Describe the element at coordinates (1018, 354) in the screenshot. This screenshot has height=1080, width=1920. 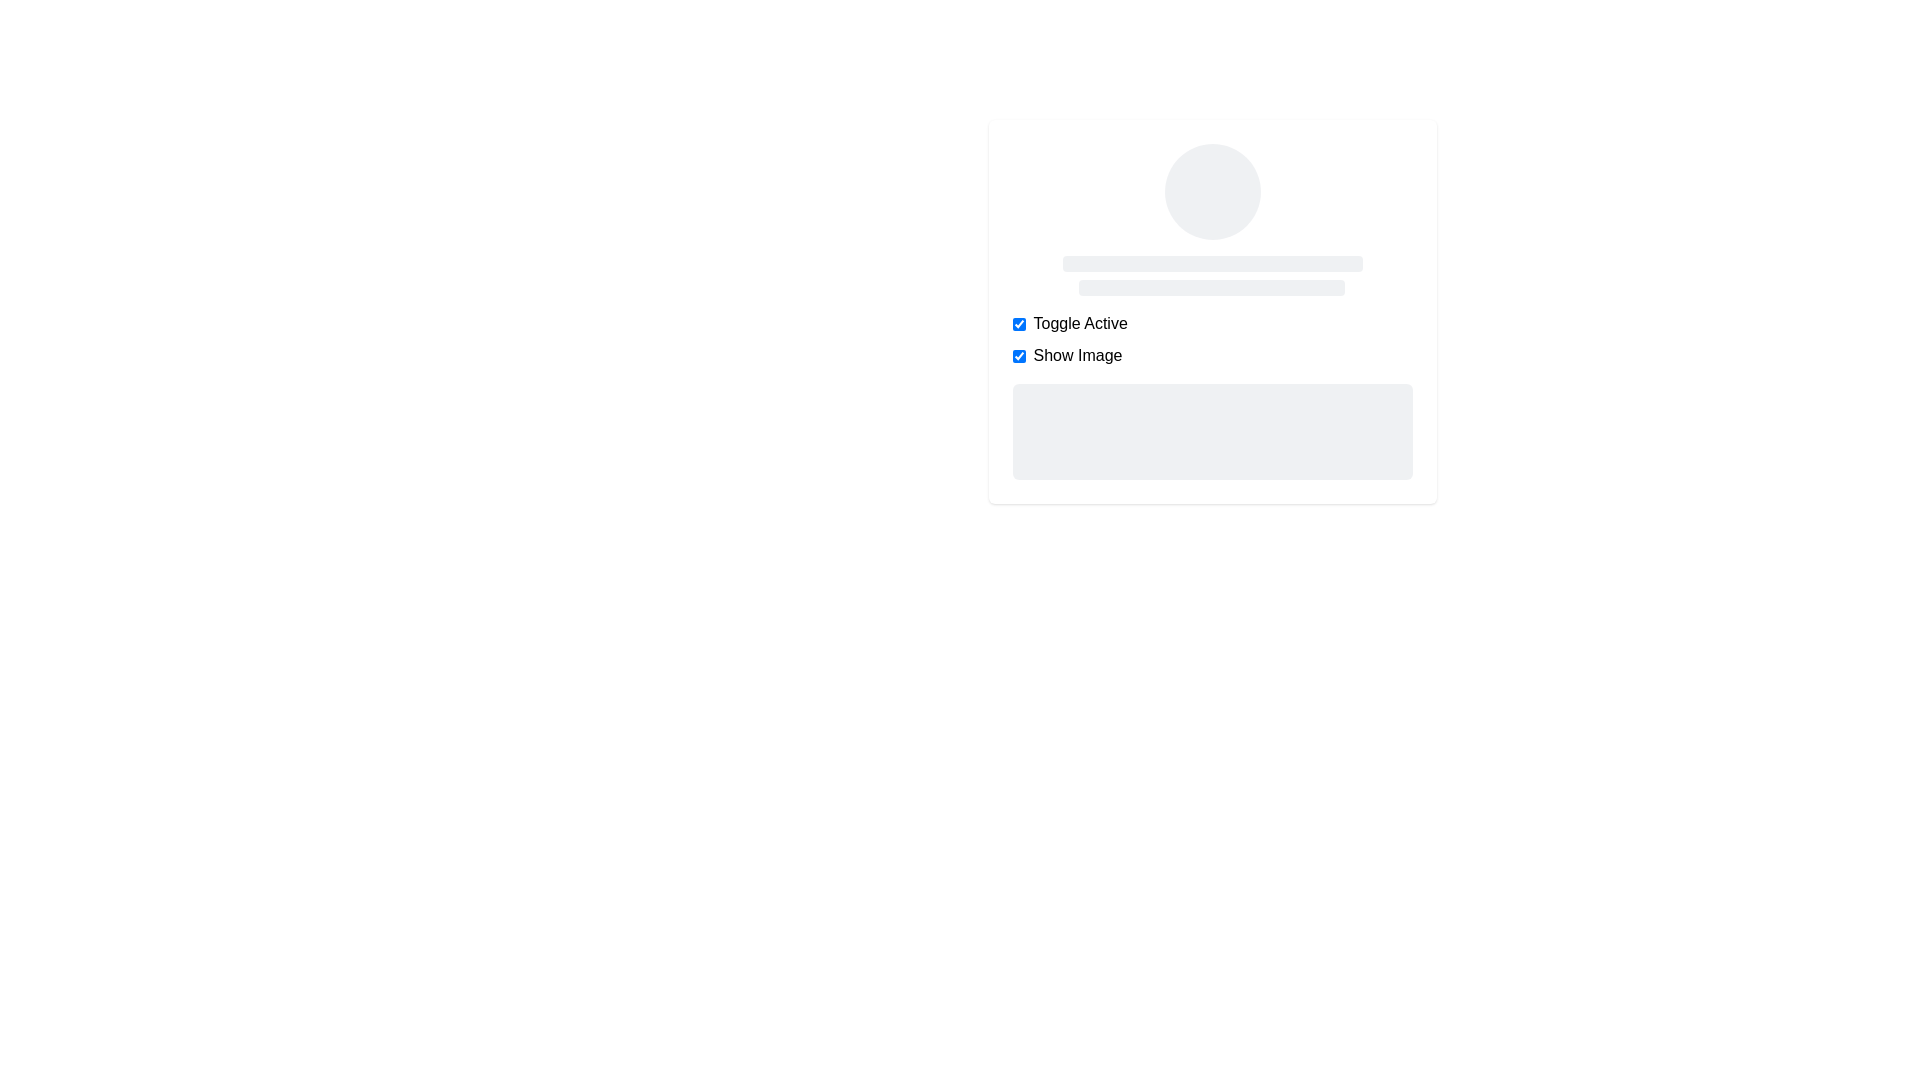
I see `the checkbox that toggles the option for showing an image, located adjacent to the text 'Show Image'` at that location.